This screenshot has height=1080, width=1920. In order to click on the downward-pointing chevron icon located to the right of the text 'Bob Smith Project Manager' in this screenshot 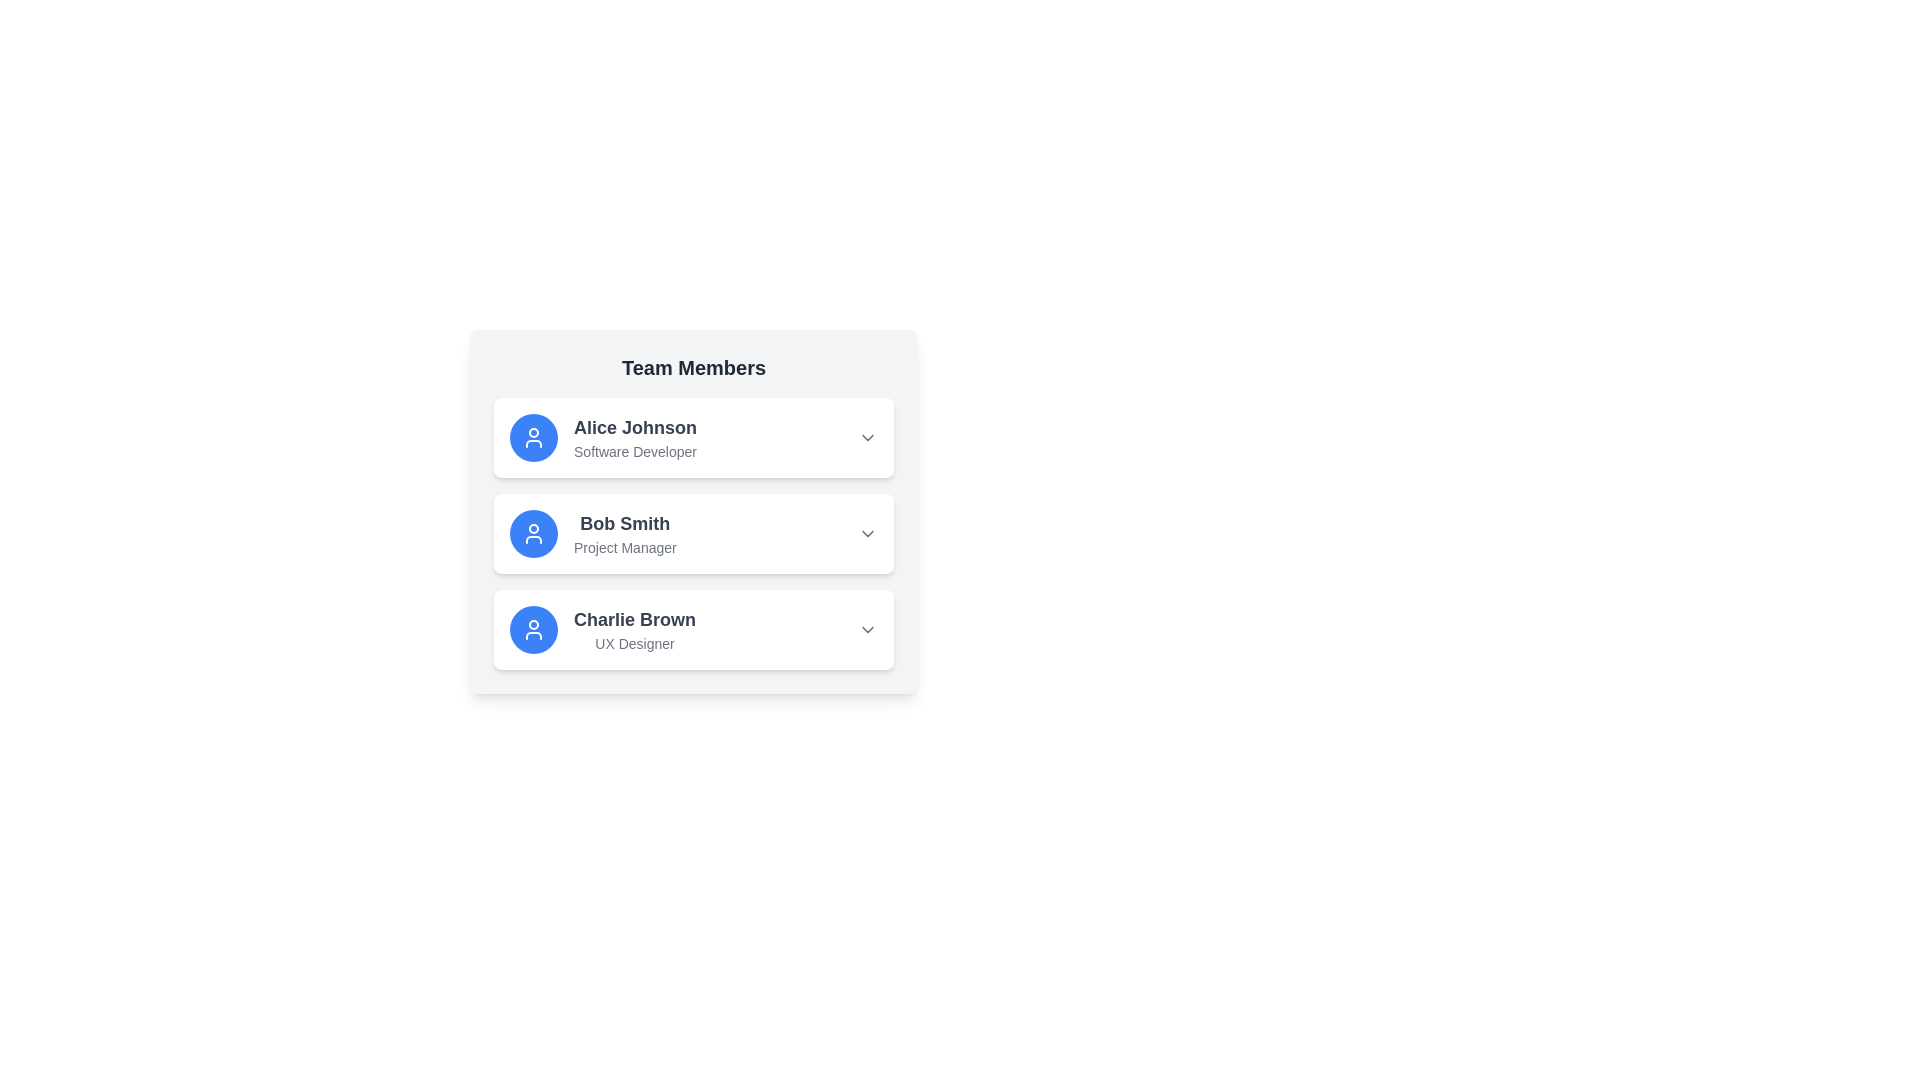, I will do `click(868, 532)`.